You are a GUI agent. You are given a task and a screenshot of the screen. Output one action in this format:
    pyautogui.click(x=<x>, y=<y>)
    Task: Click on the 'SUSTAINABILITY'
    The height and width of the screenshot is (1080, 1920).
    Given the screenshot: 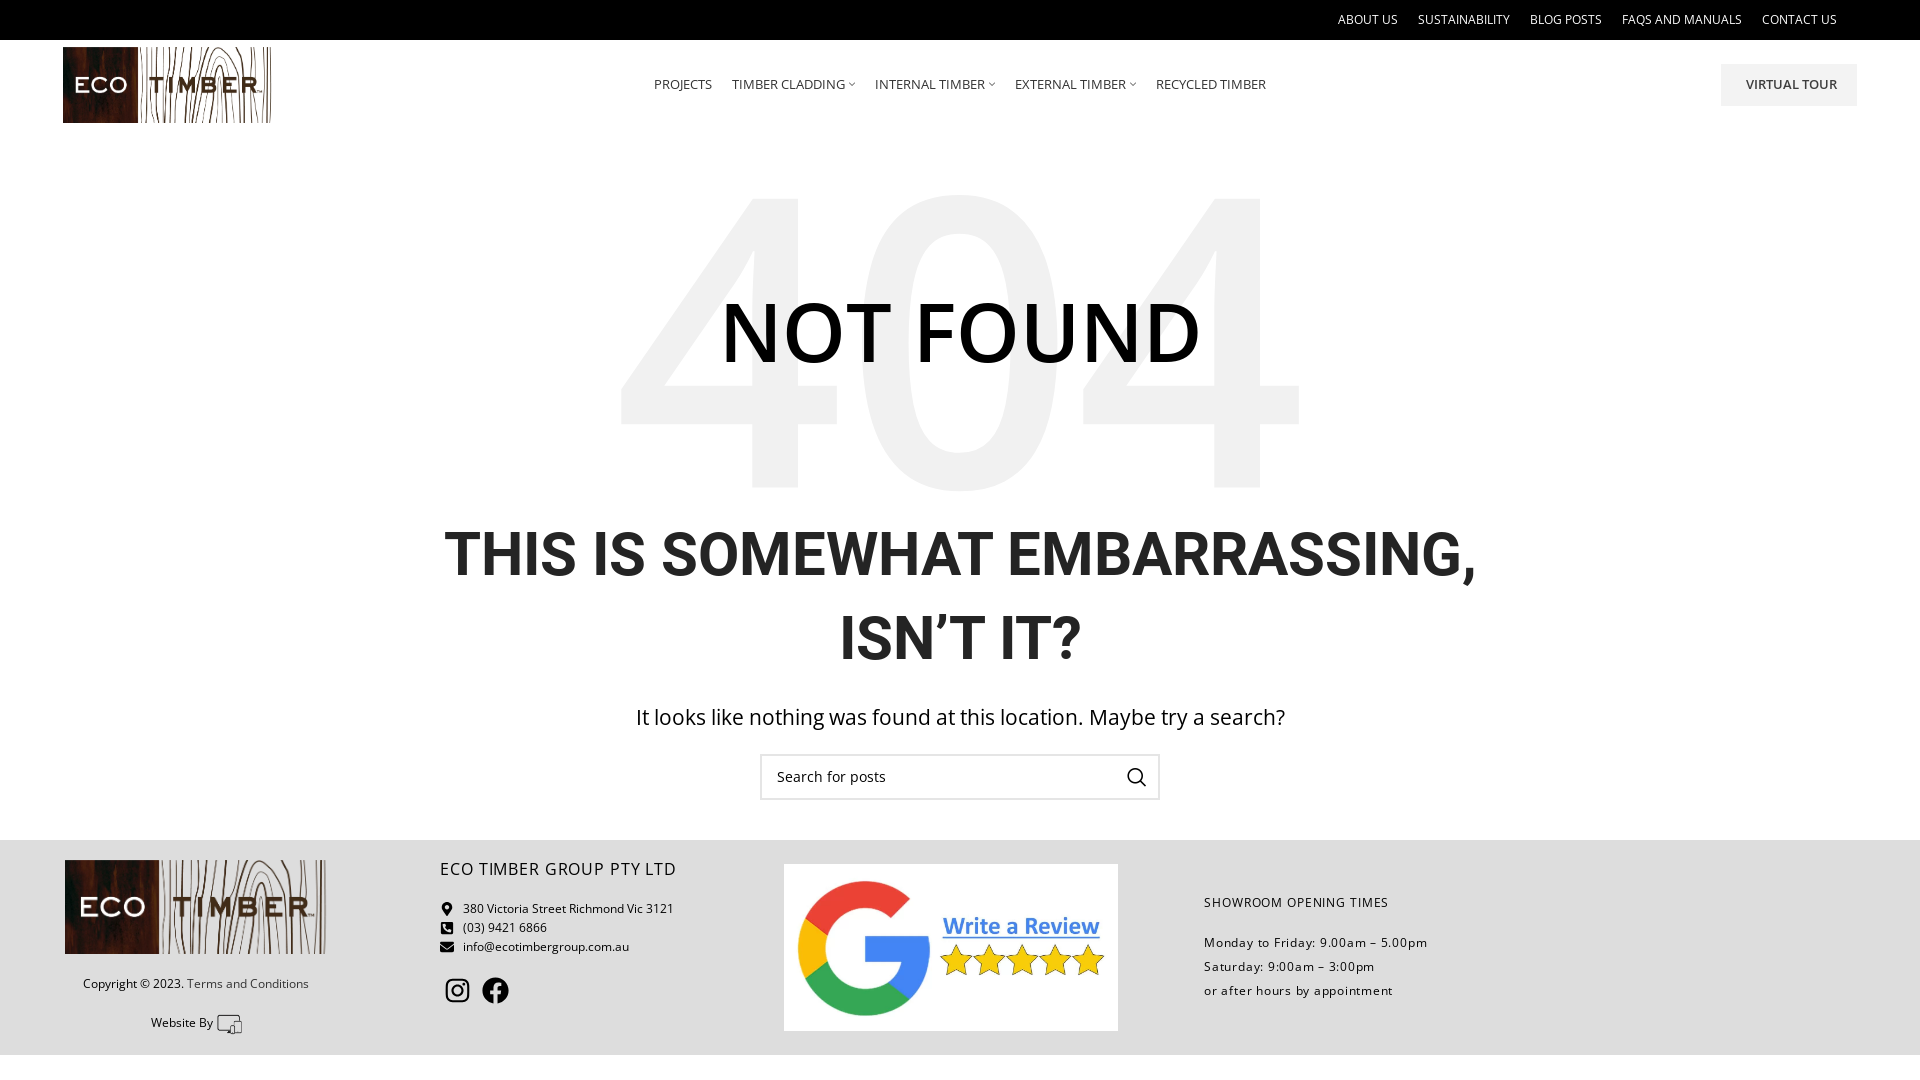 What is the action you would take?
    pyautogui.click(x=1464, y=19)
    